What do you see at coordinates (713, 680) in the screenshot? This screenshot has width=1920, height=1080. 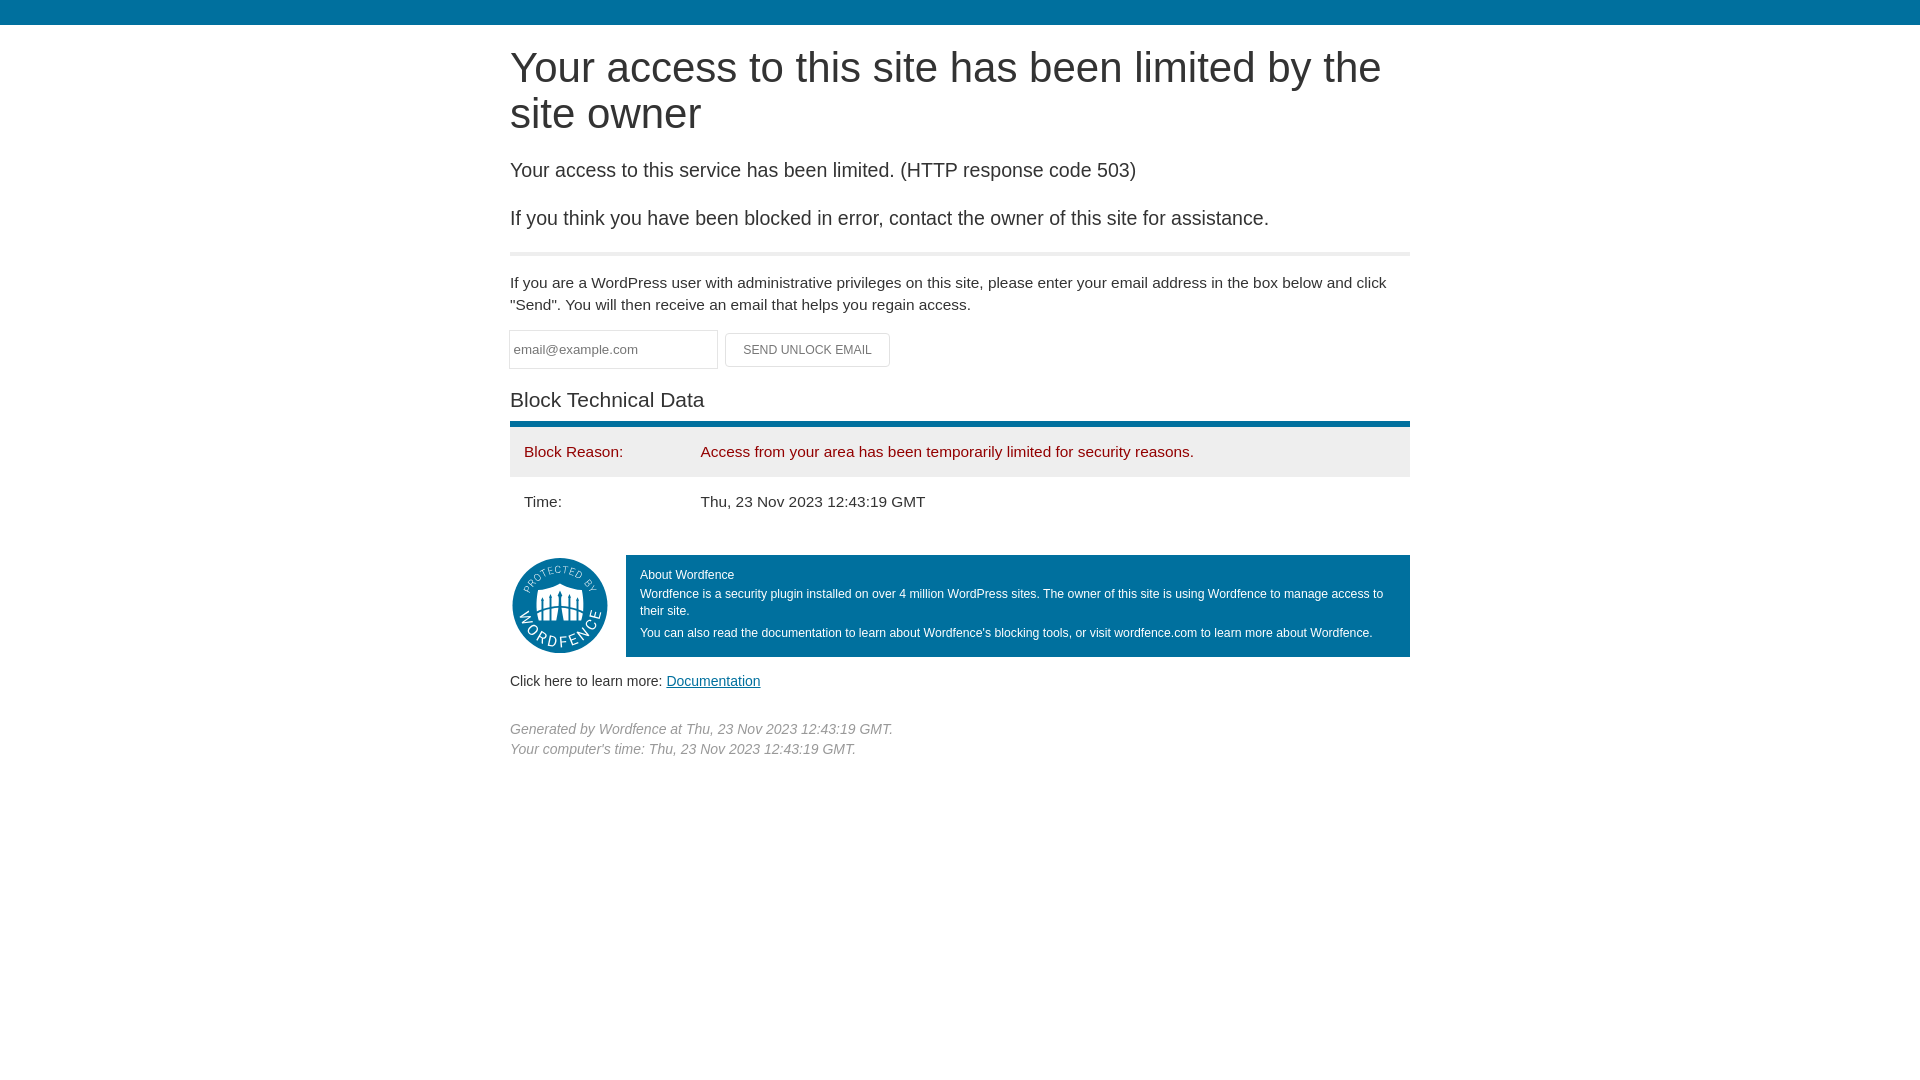 I see `'Documentation'` at bounding box center [713, 680].